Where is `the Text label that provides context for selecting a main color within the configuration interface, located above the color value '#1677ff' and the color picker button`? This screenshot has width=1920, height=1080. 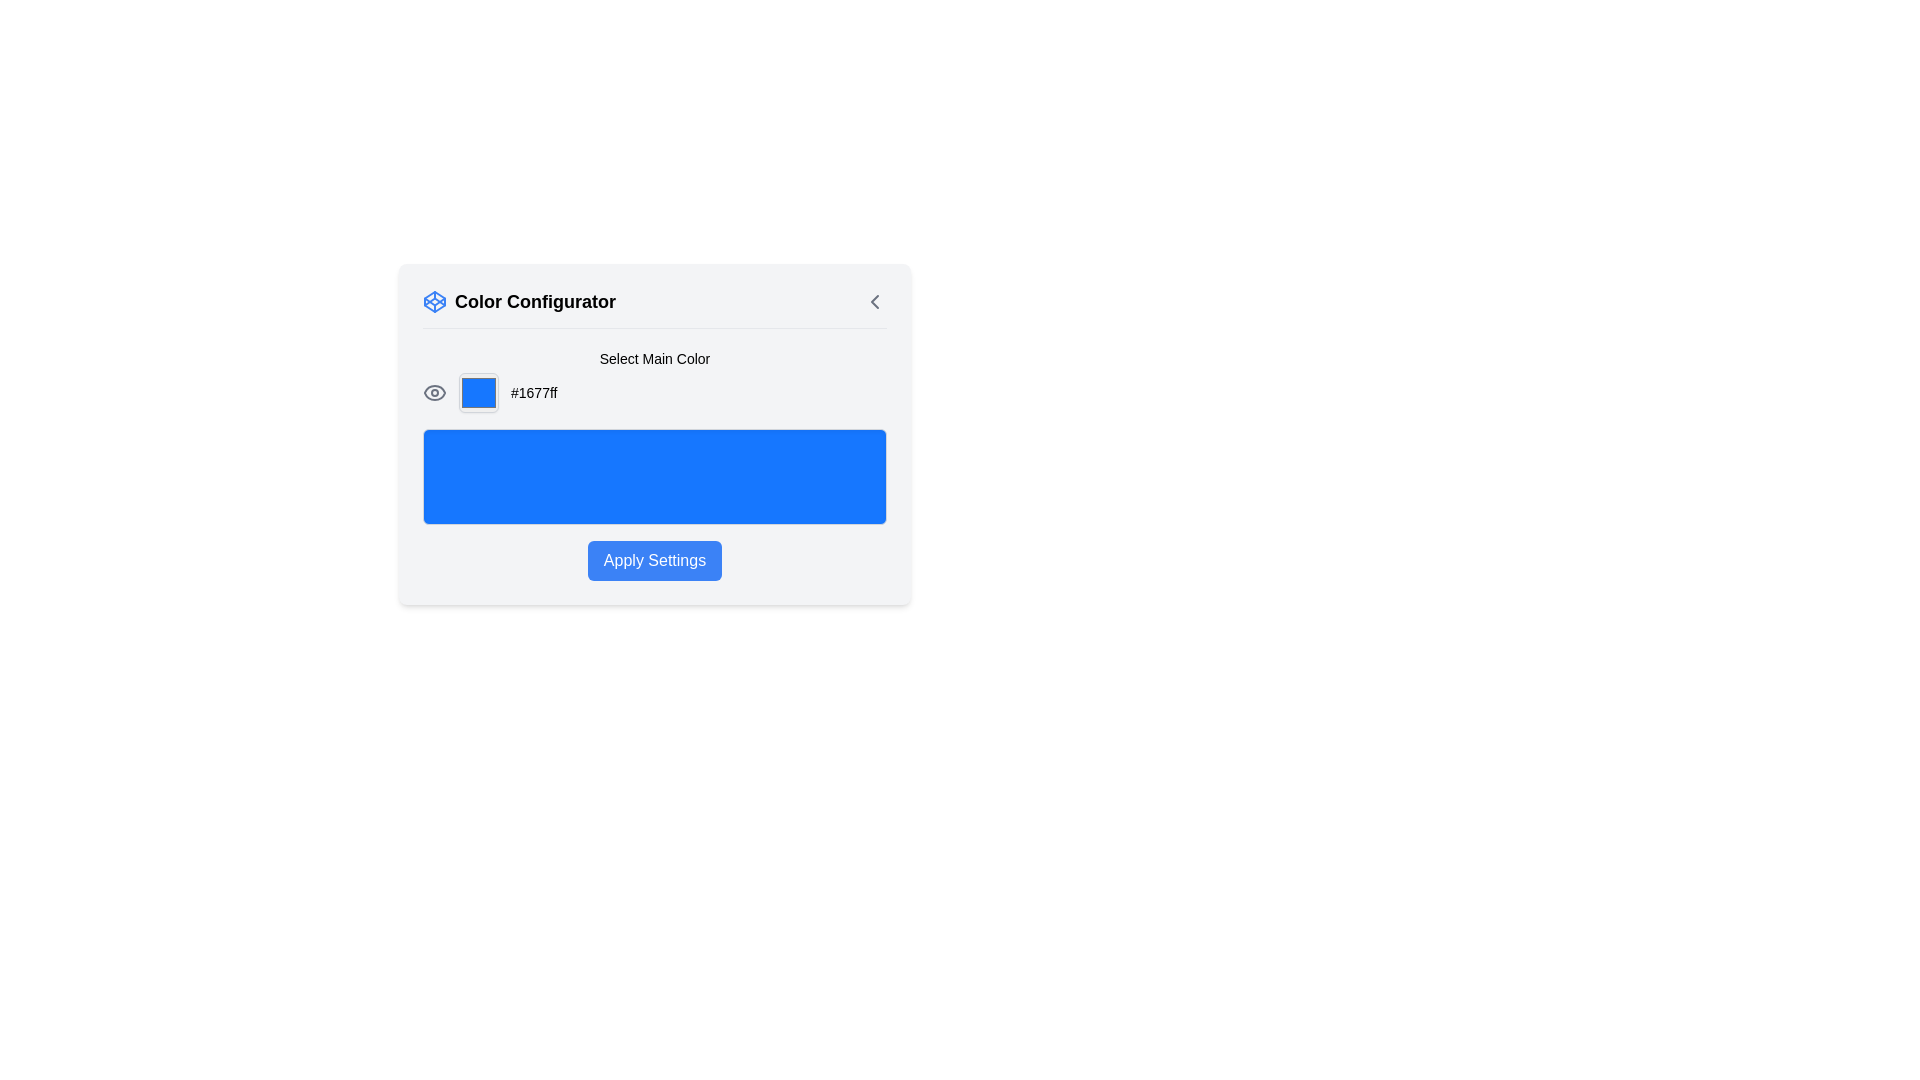 the Text label that provides context for selecting a main color within the configuration interface, located above the color value '#1677ff' and the color picker button is located at coordinates (654, 357).